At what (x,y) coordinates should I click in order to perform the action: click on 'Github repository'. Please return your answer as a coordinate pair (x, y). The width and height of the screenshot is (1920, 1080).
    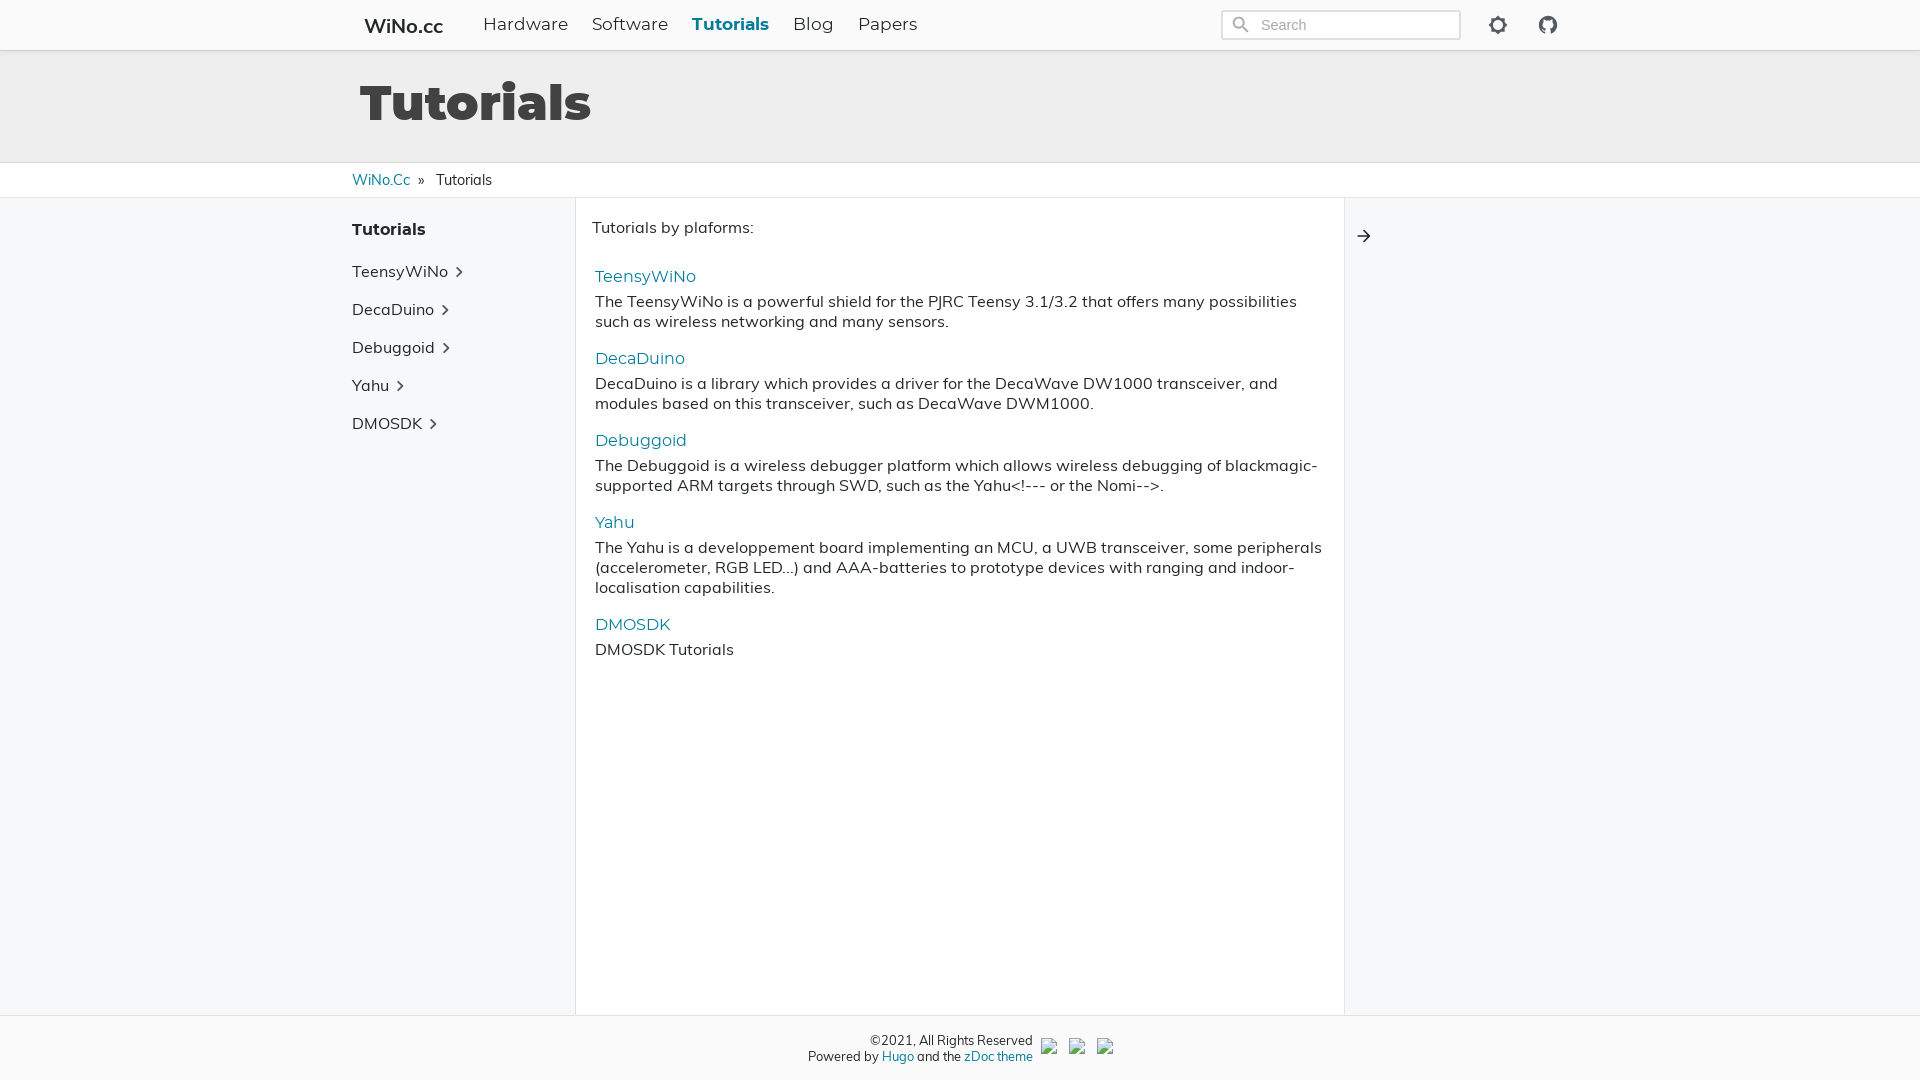
    Looking at the image, I should click on (1545, 24).